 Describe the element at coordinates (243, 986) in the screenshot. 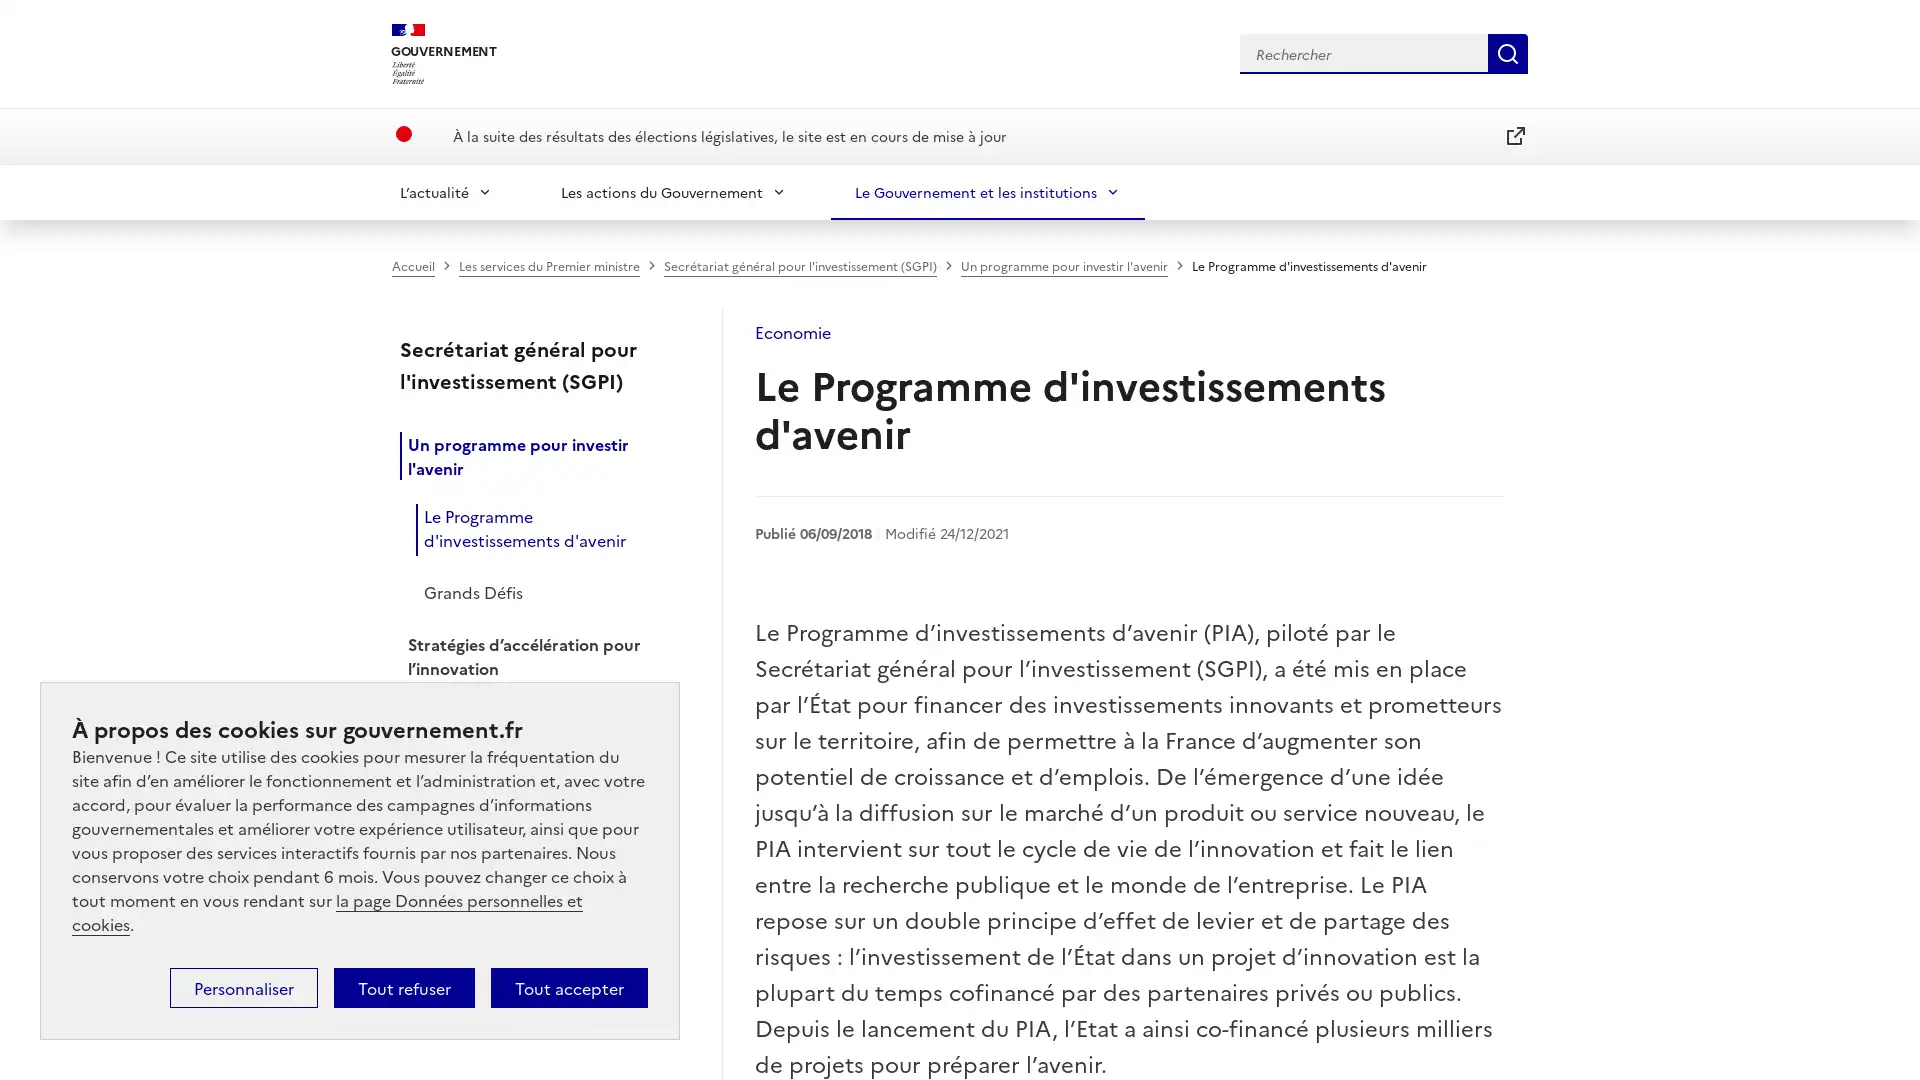

I see `Personnaliser` at that location.